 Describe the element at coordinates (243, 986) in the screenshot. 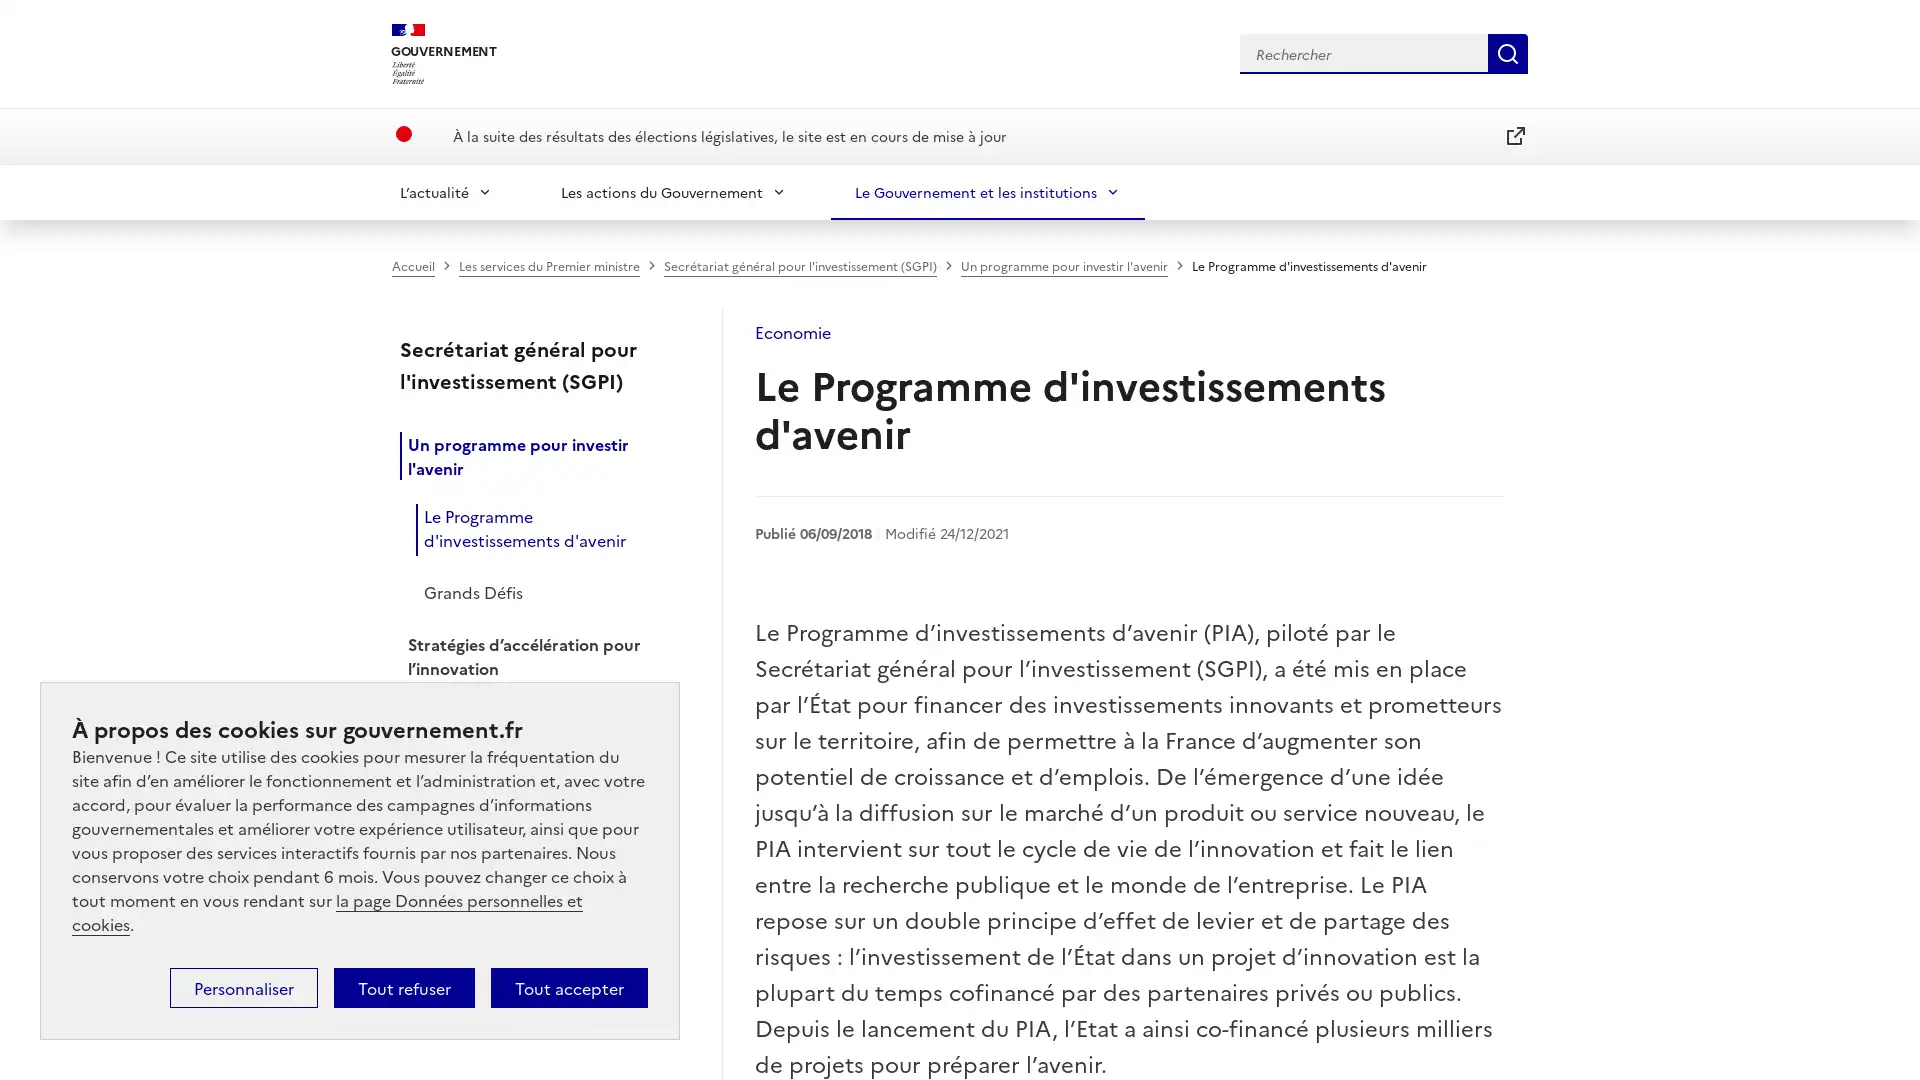

I see `Personnaliser` at that location.